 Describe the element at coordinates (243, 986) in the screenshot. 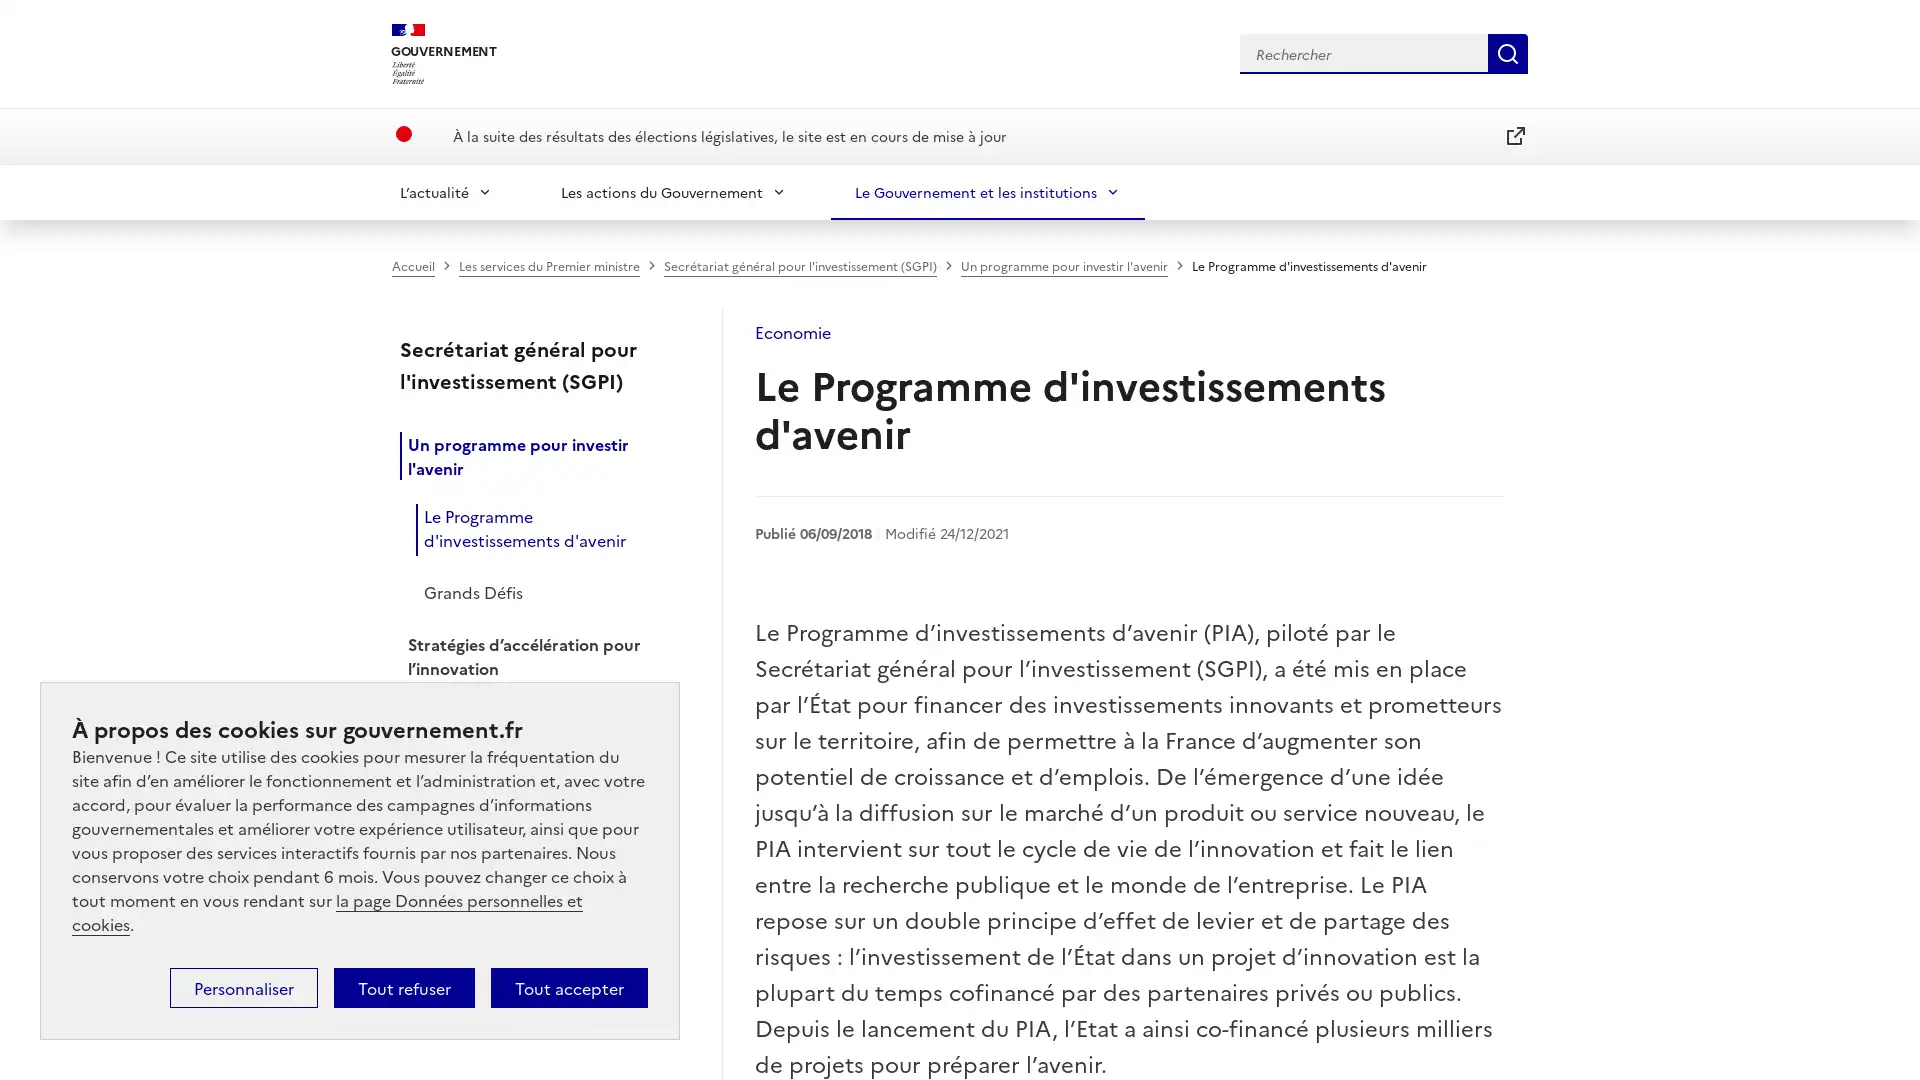

I see `Personnaliser` at that location.